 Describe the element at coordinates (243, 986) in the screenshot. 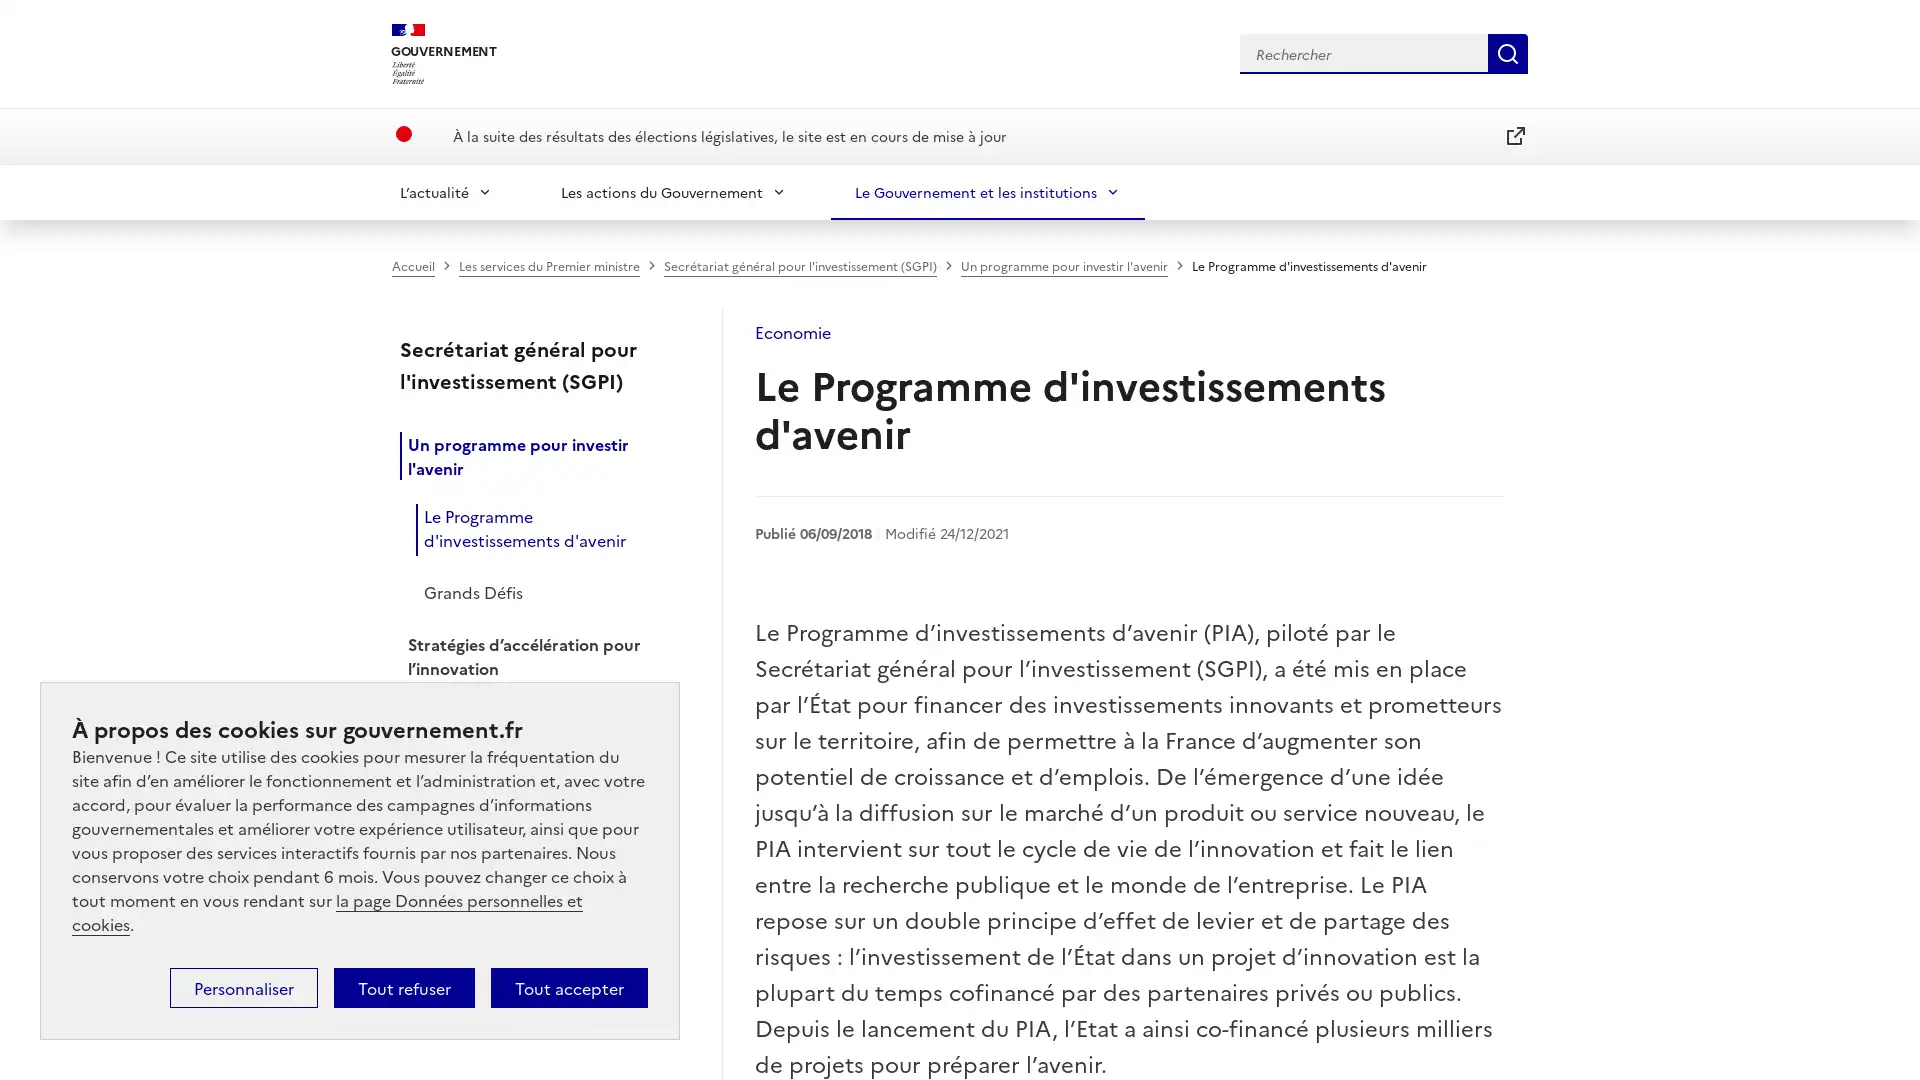

I see `Personnaliser` at that location.